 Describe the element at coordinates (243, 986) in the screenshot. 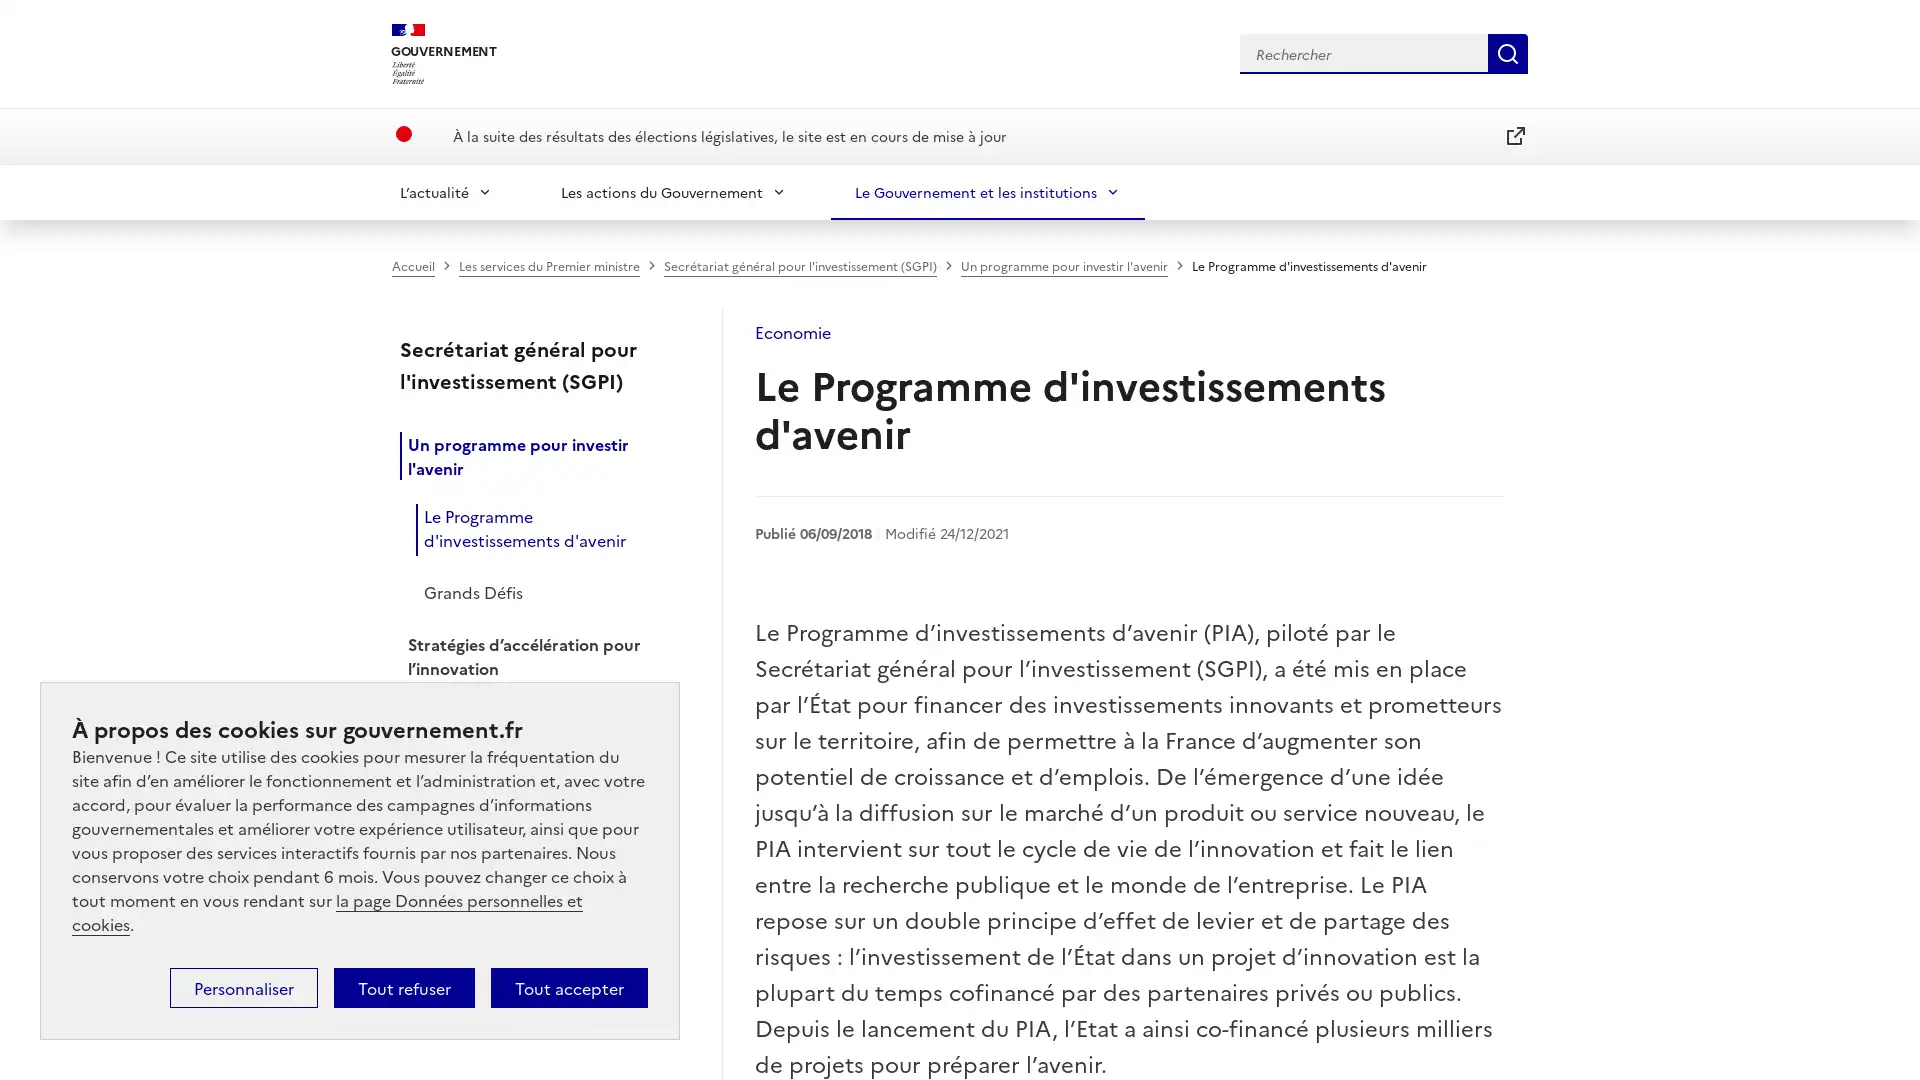

I see `Personnaliser` at that location.